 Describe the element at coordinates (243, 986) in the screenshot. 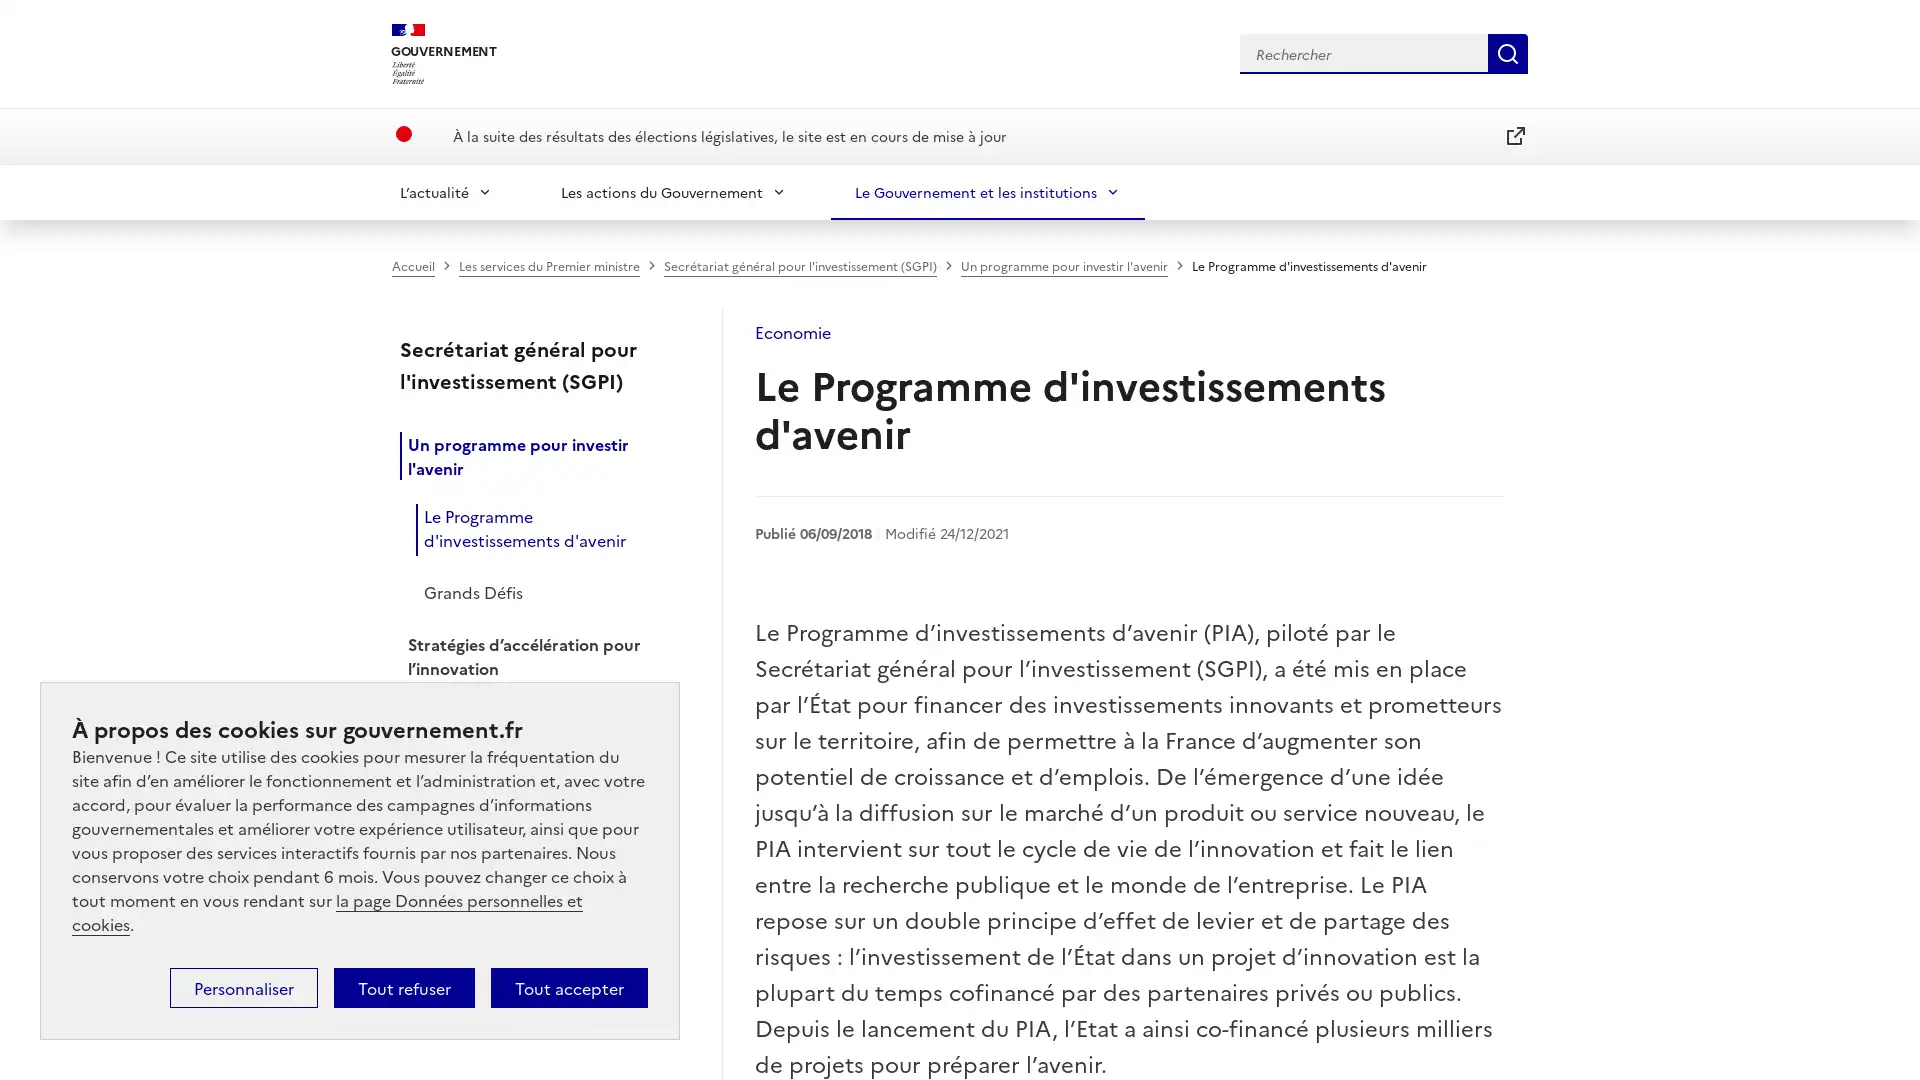

I see `Personnaliser` at that location.